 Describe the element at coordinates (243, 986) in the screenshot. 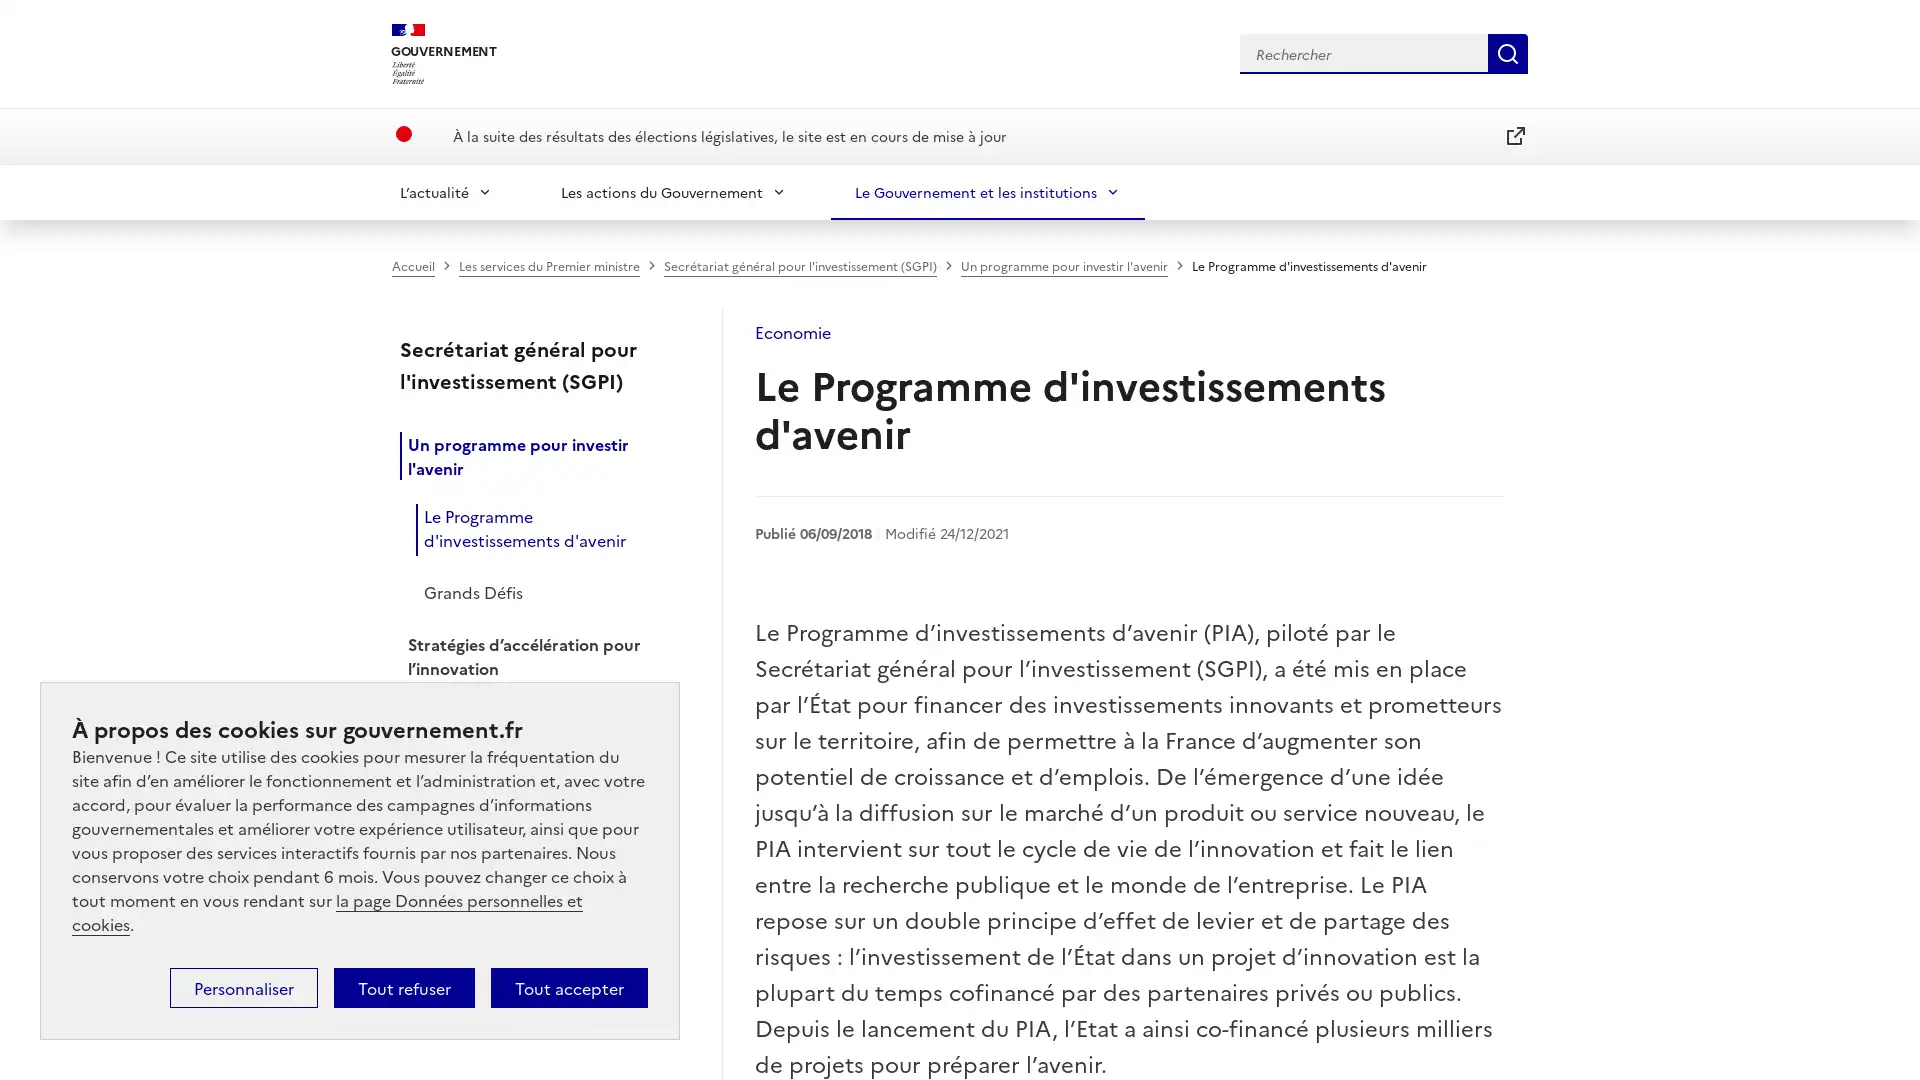

I see `Personnaliser` at that location.